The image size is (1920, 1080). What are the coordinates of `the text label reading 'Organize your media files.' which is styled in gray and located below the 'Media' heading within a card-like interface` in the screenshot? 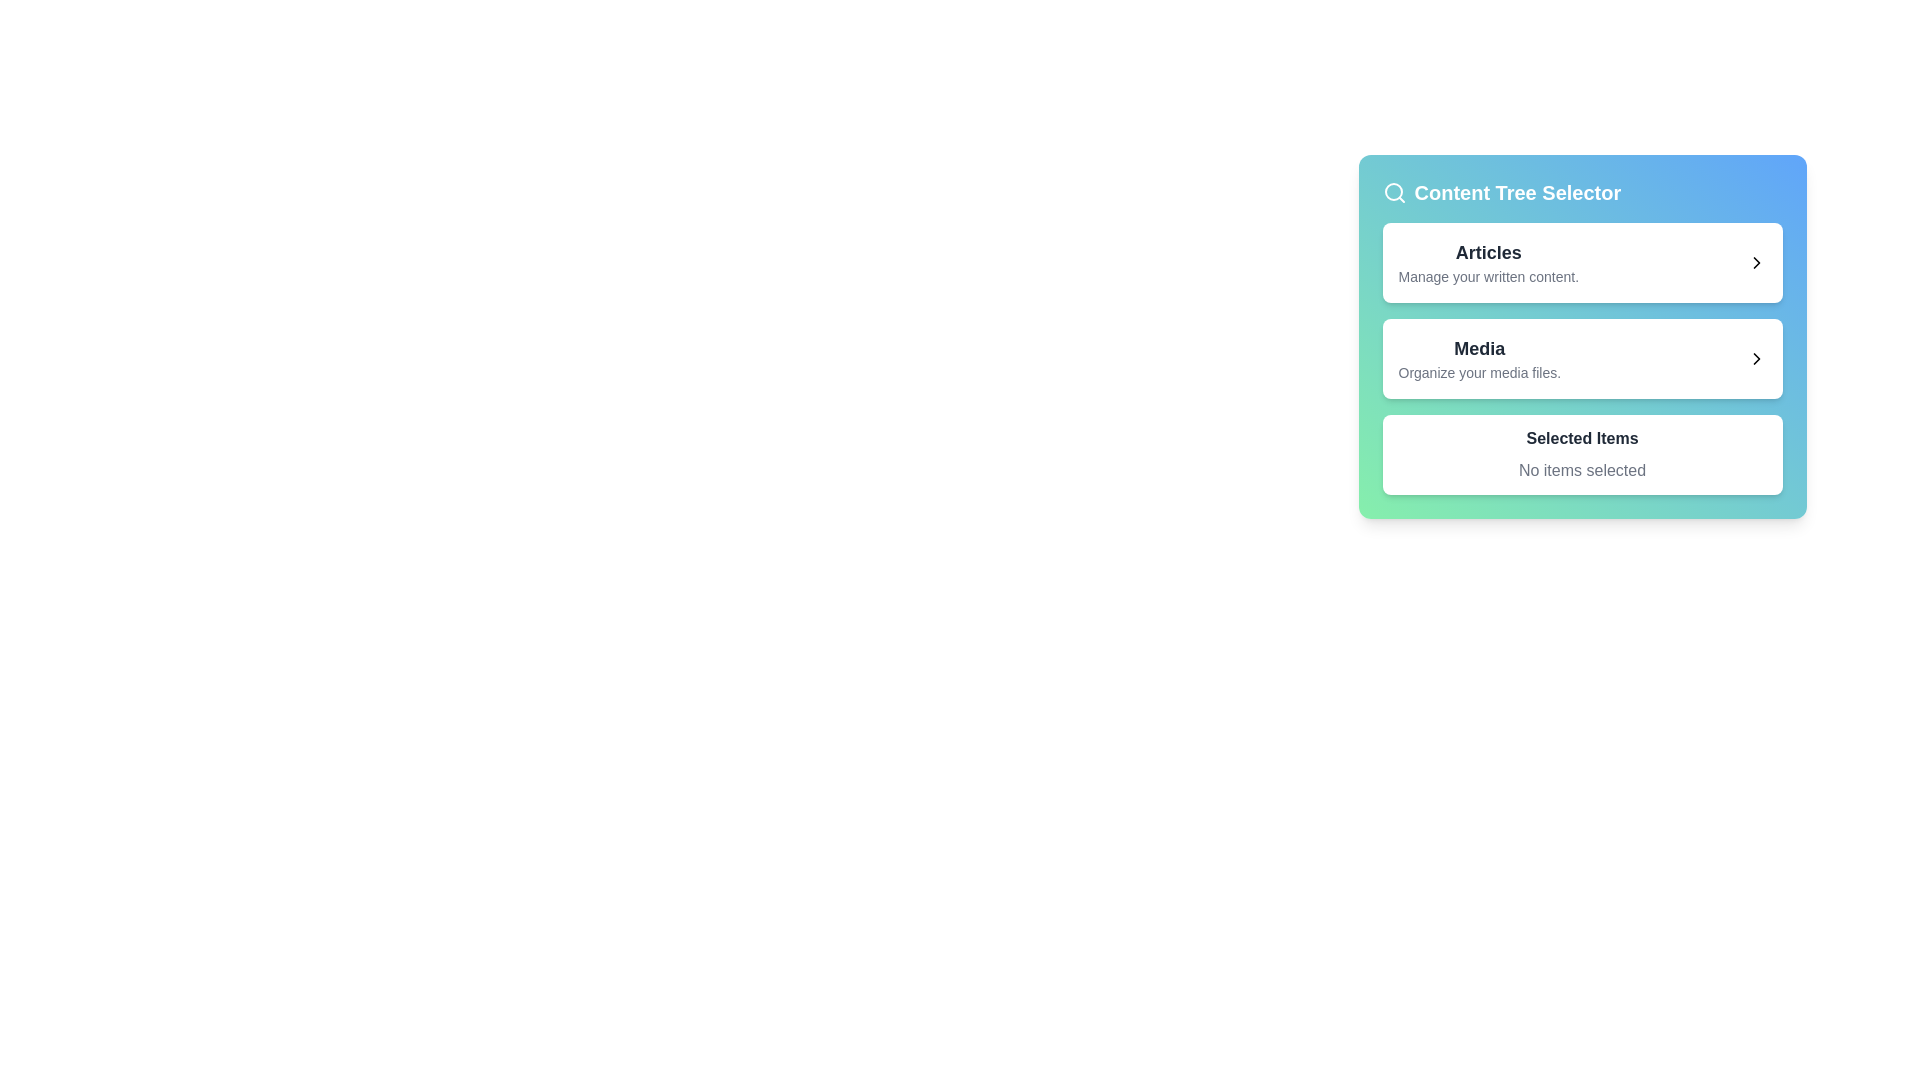 It's located at (1479, 373).